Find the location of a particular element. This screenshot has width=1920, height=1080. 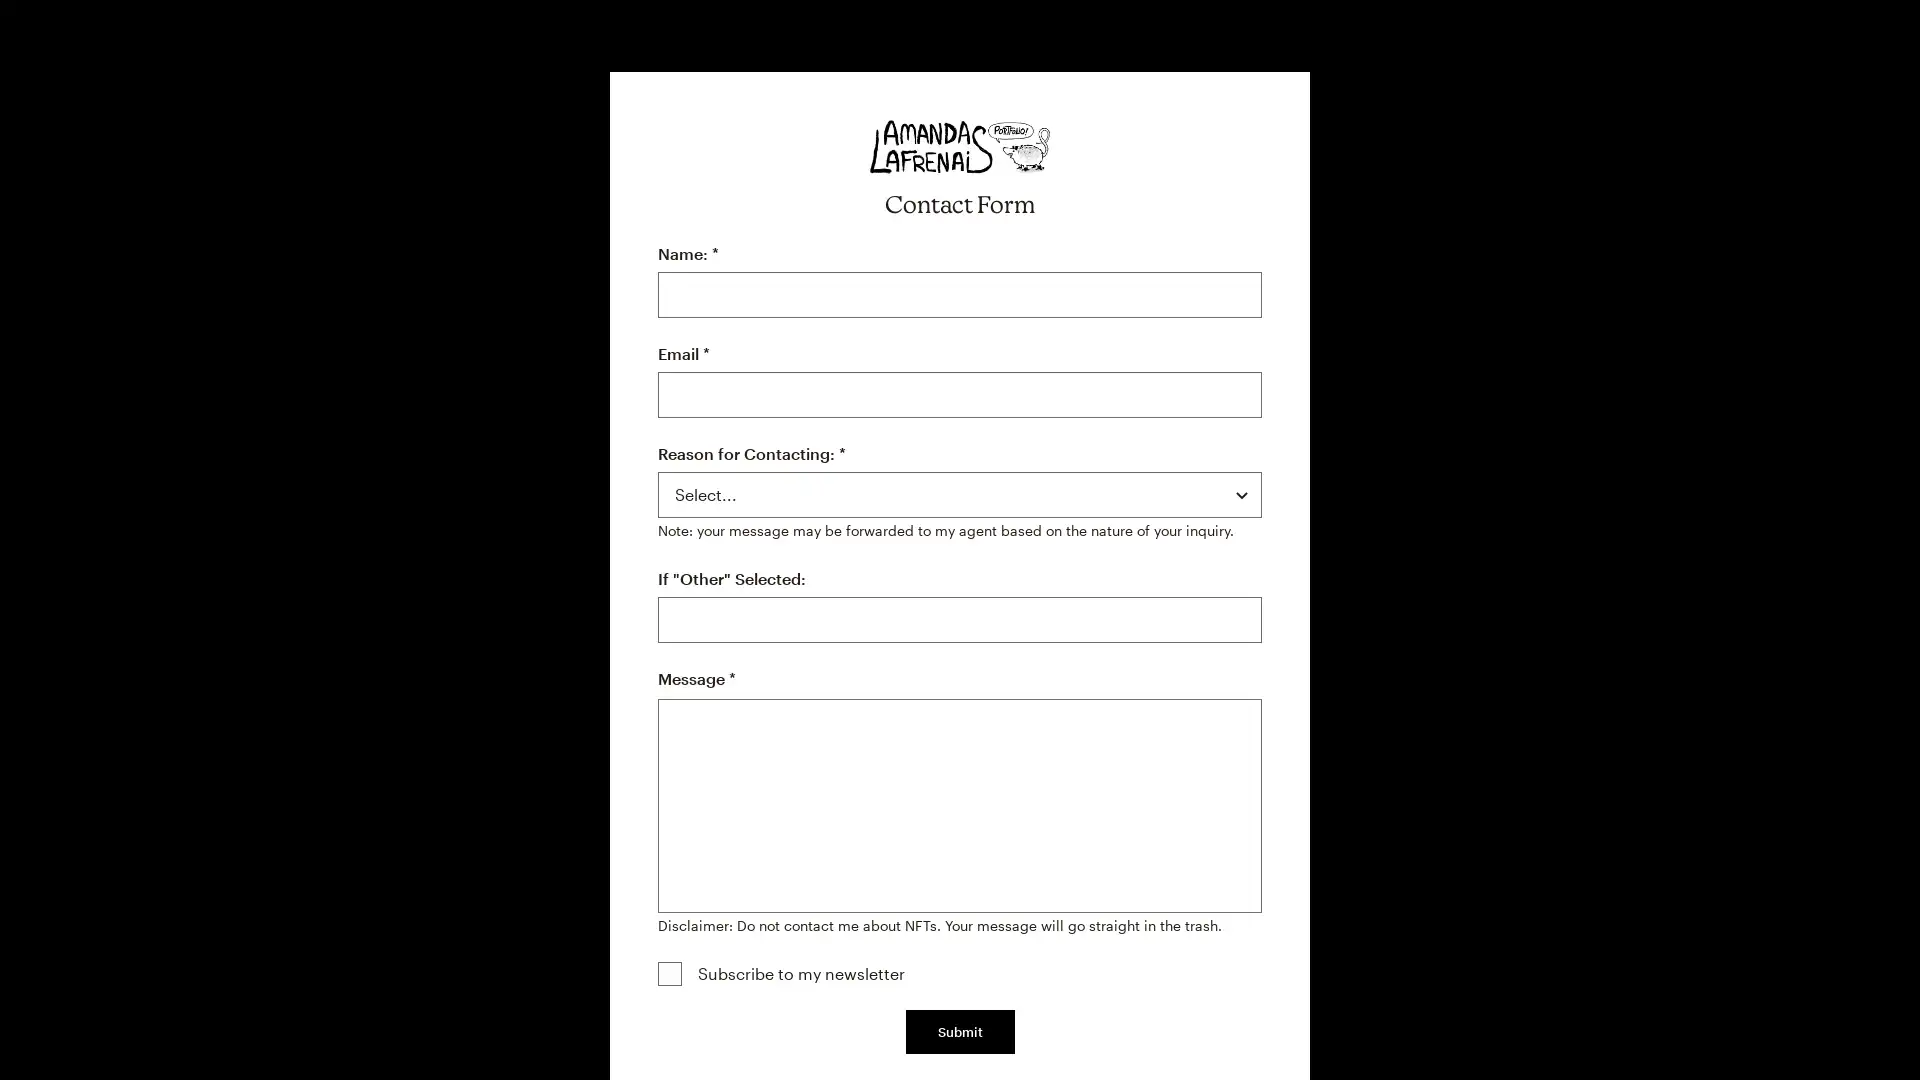

Submit is located at coordinates (958, 1030).